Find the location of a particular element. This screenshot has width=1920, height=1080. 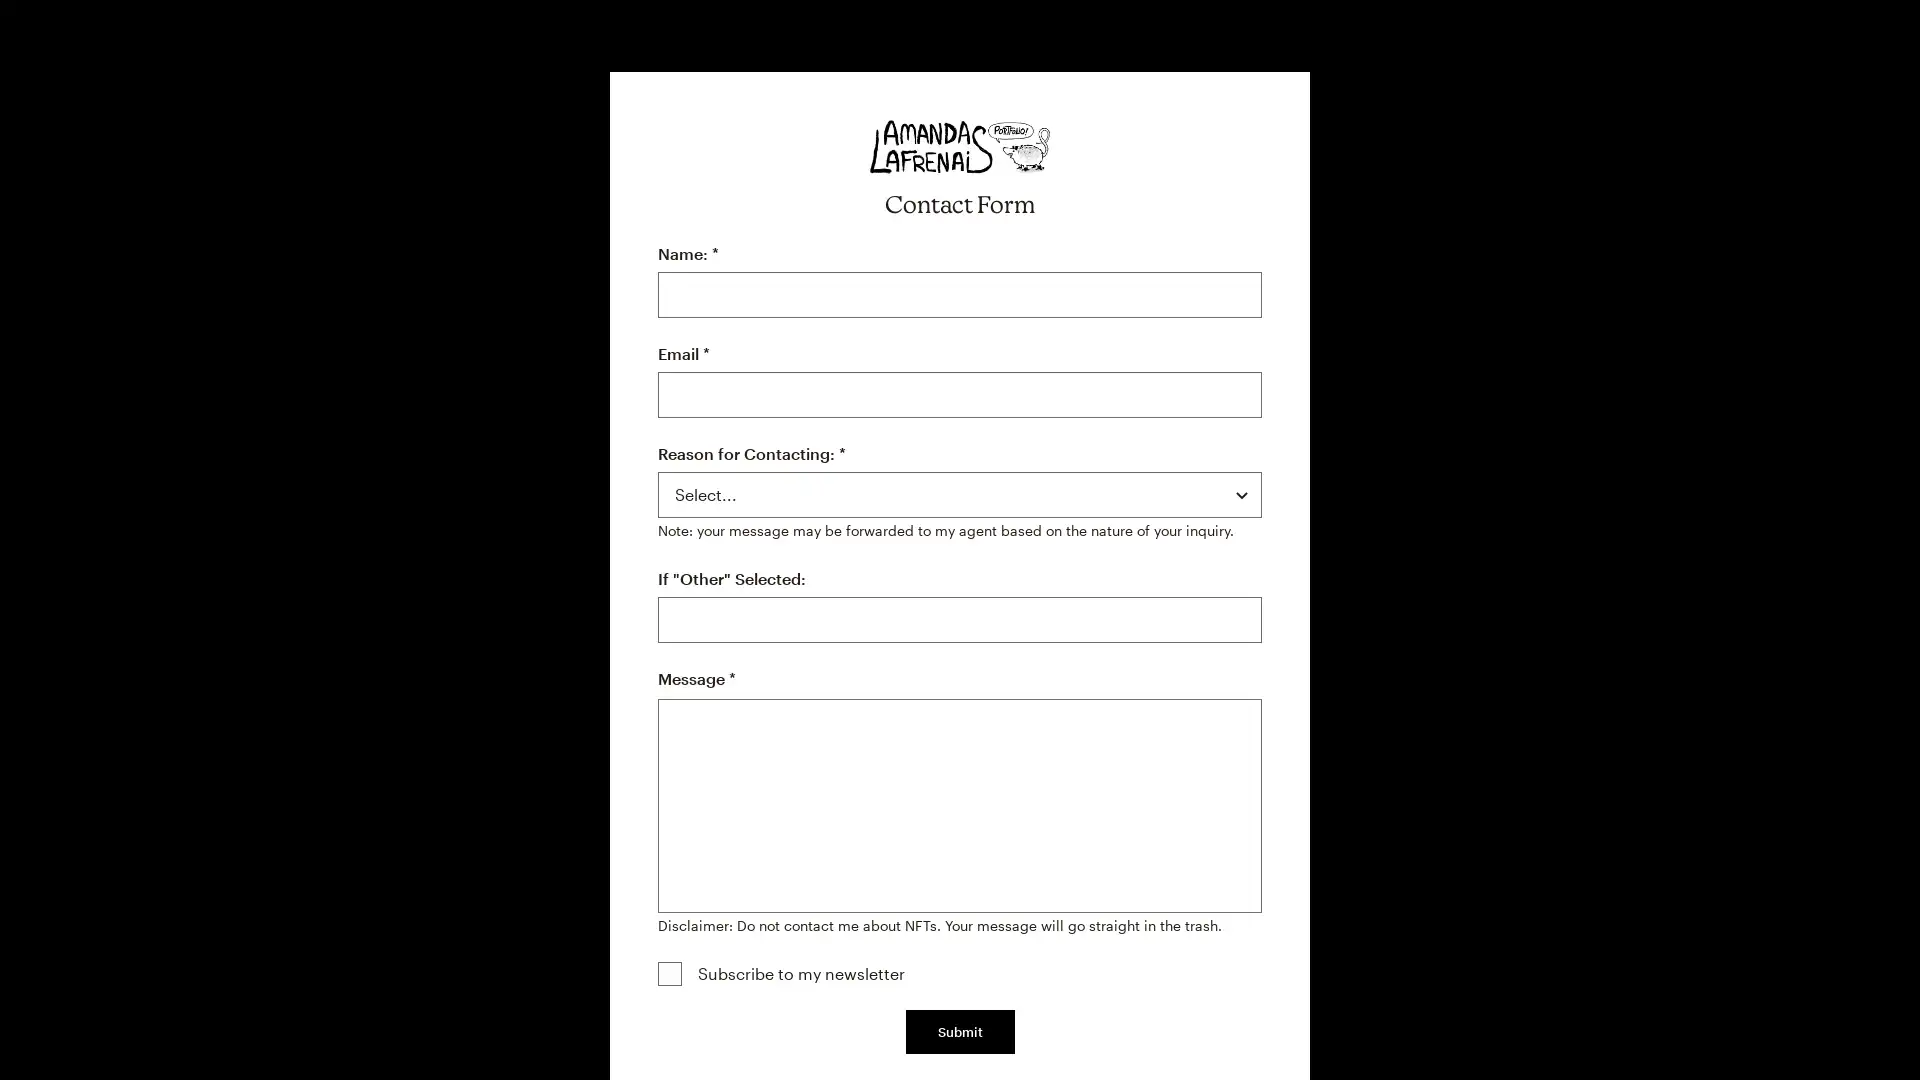

Submit is located at coordinates (958, 1030).